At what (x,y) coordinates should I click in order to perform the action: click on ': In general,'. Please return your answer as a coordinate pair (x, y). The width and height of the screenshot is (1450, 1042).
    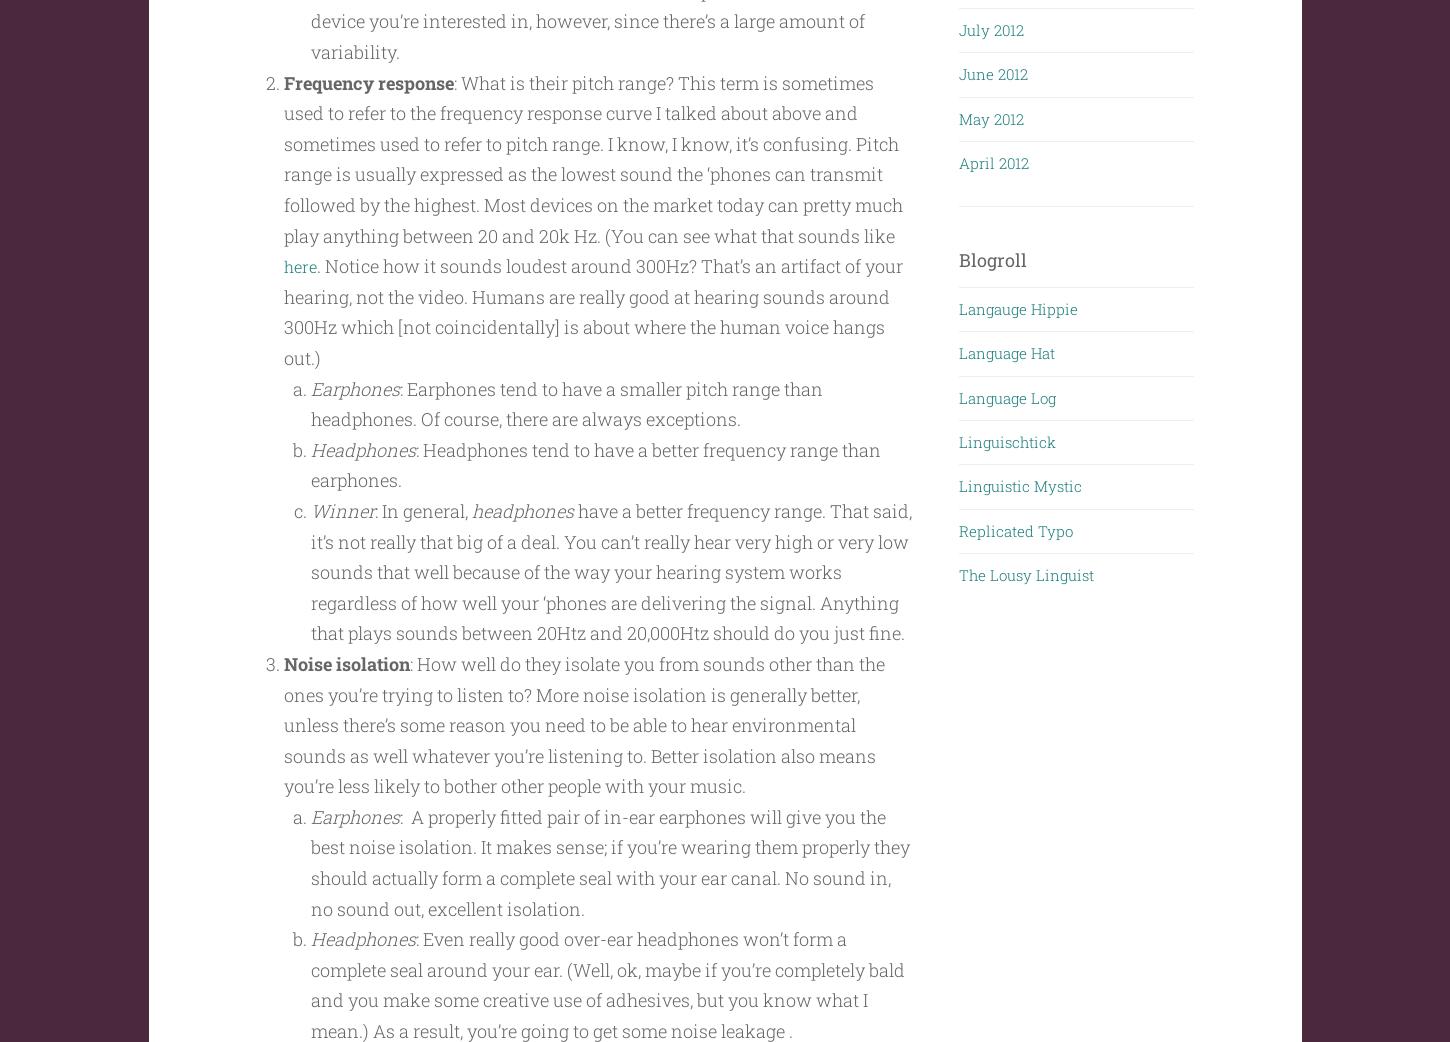
    Looking at the image, I should click on (421, 548).